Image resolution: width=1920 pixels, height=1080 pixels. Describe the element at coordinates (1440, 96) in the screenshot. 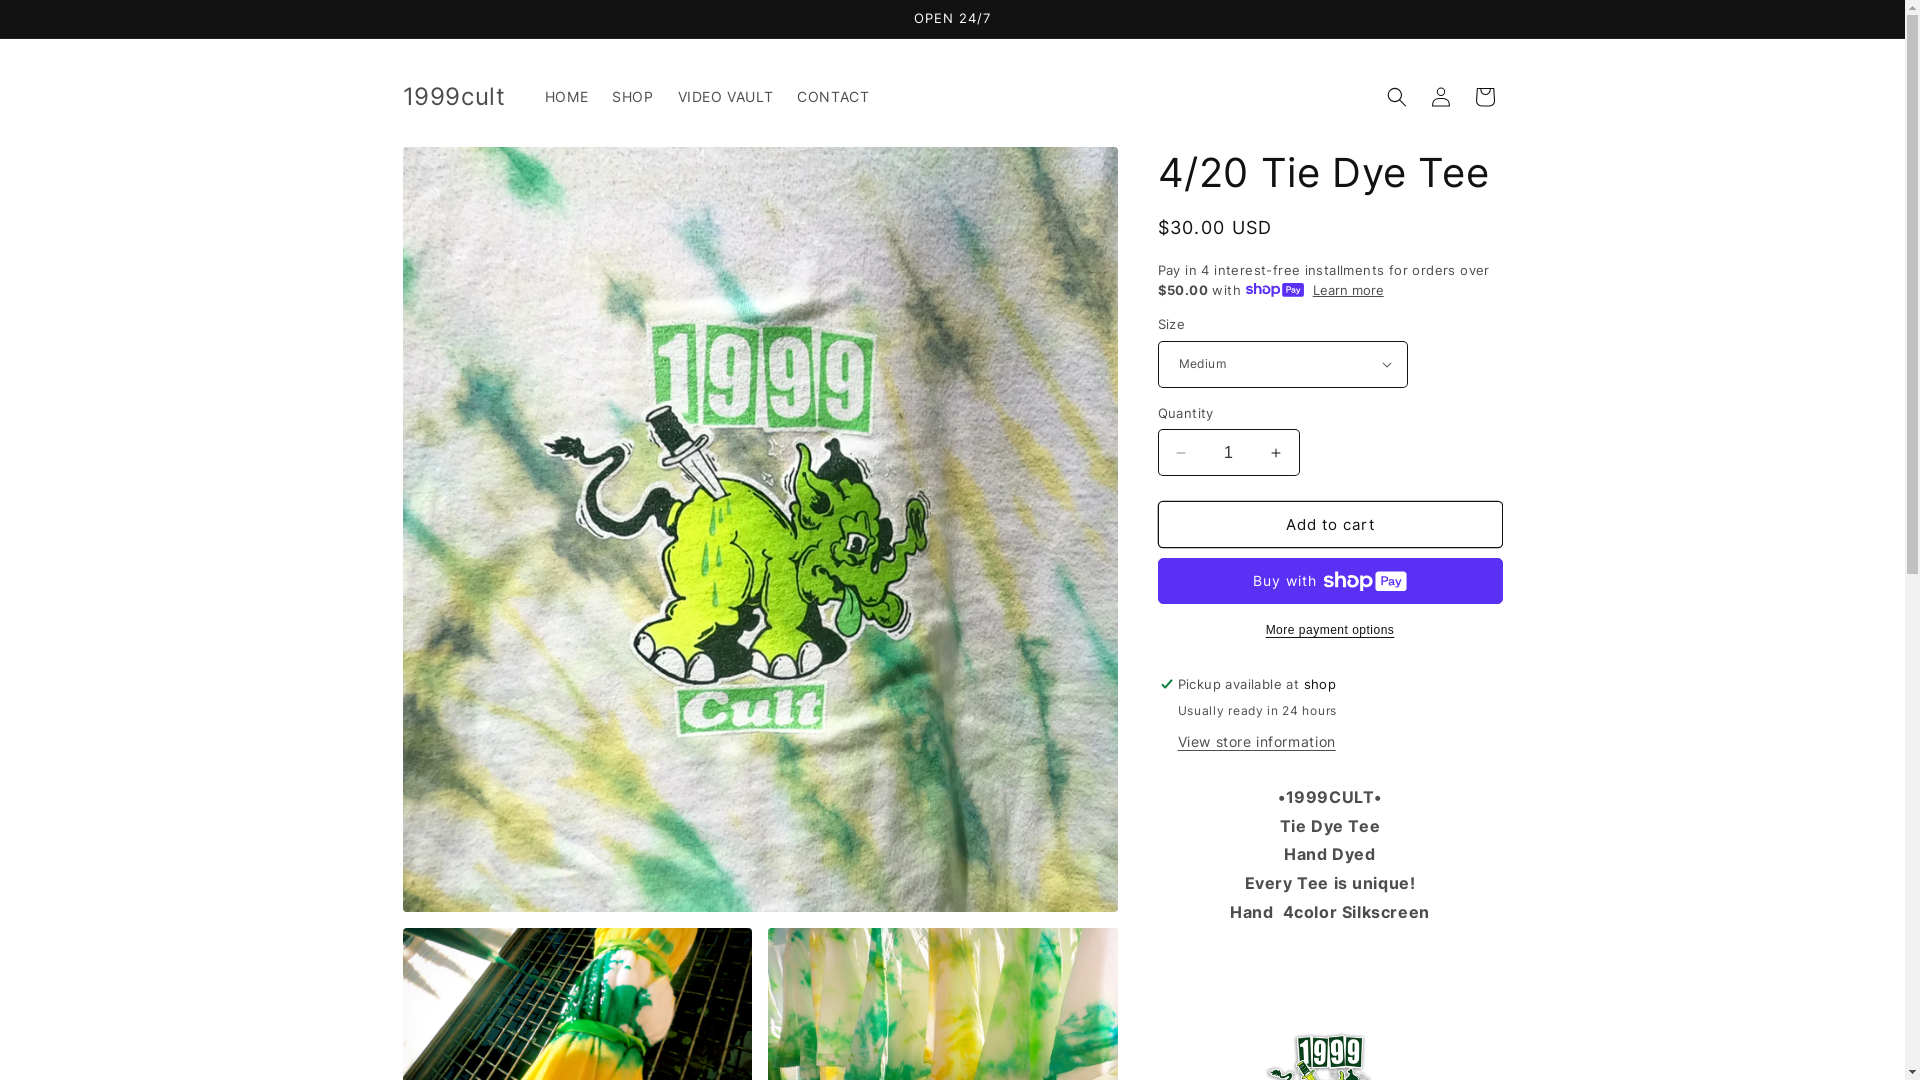

I see `'Log in'` at that location.